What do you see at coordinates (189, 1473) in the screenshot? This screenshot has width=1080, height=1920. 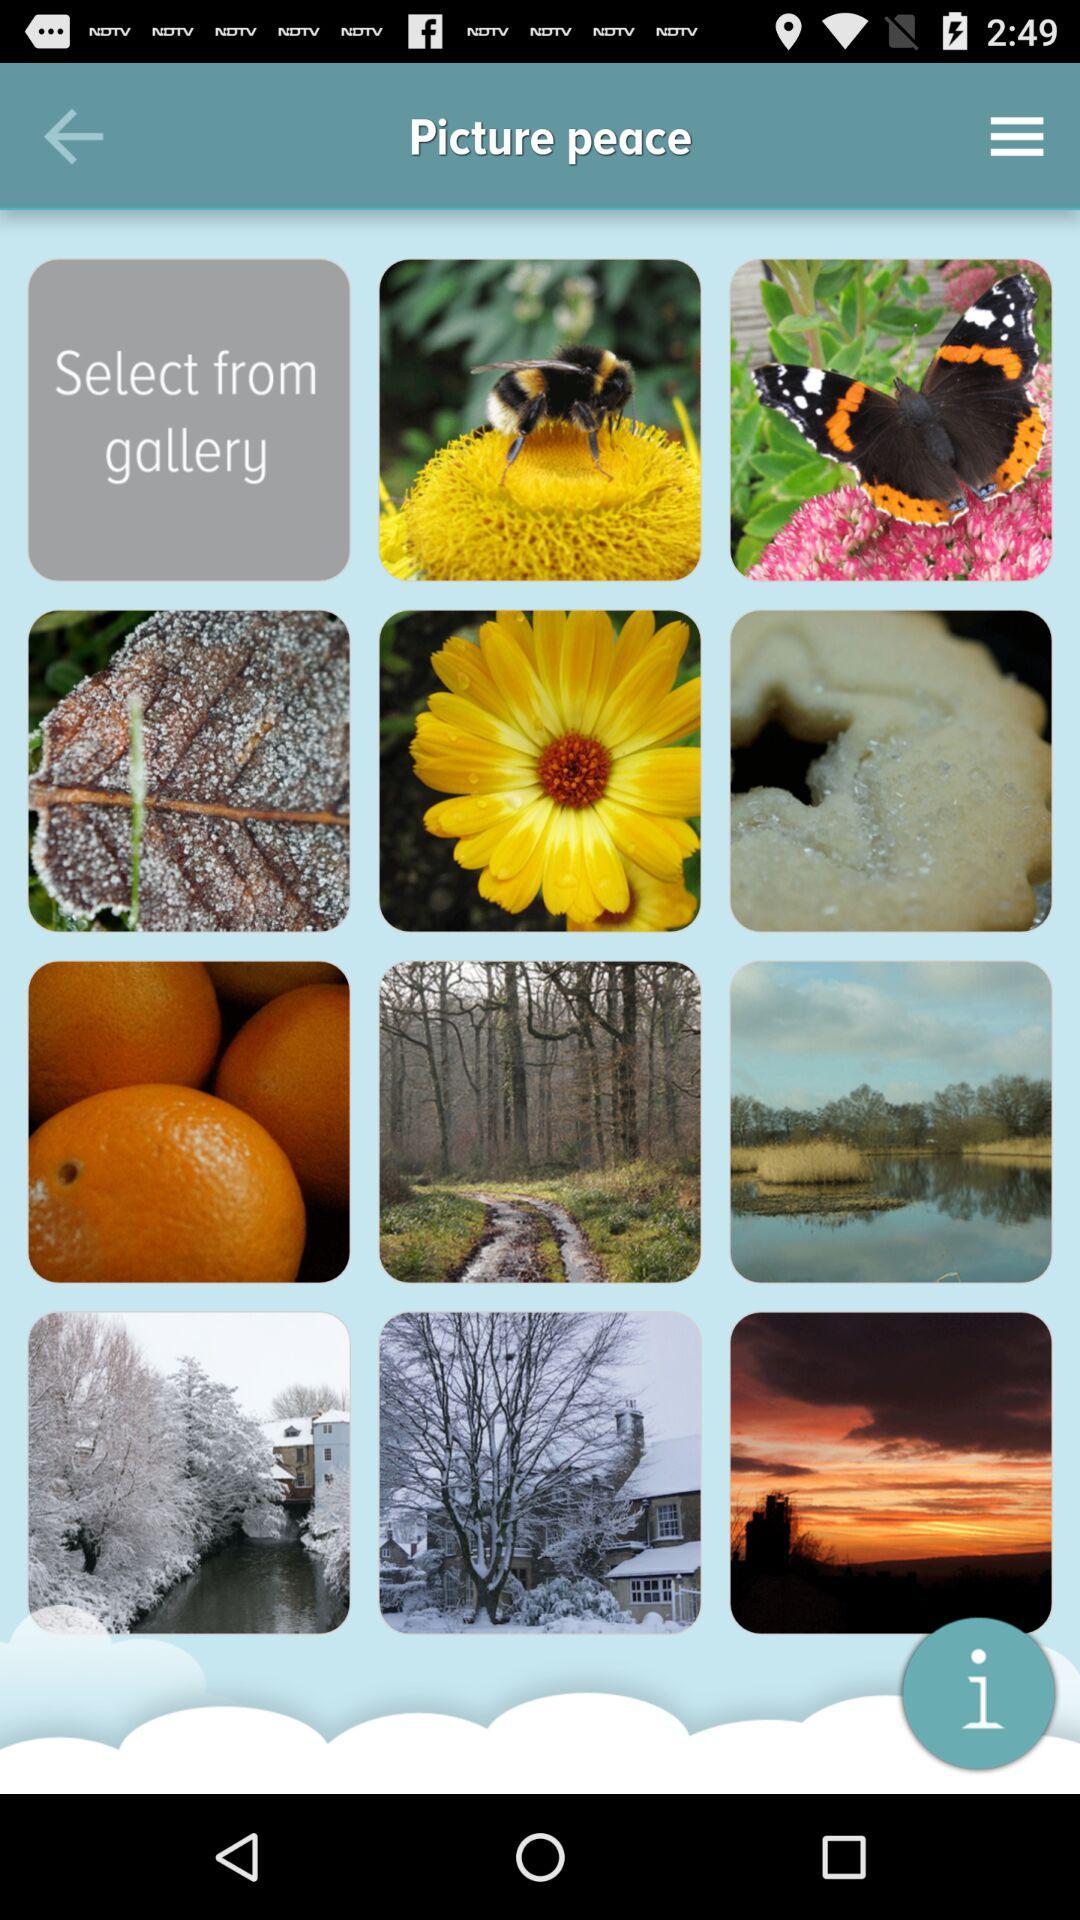 I see `gallery wallpaper` at bounding box center [189, 1473].